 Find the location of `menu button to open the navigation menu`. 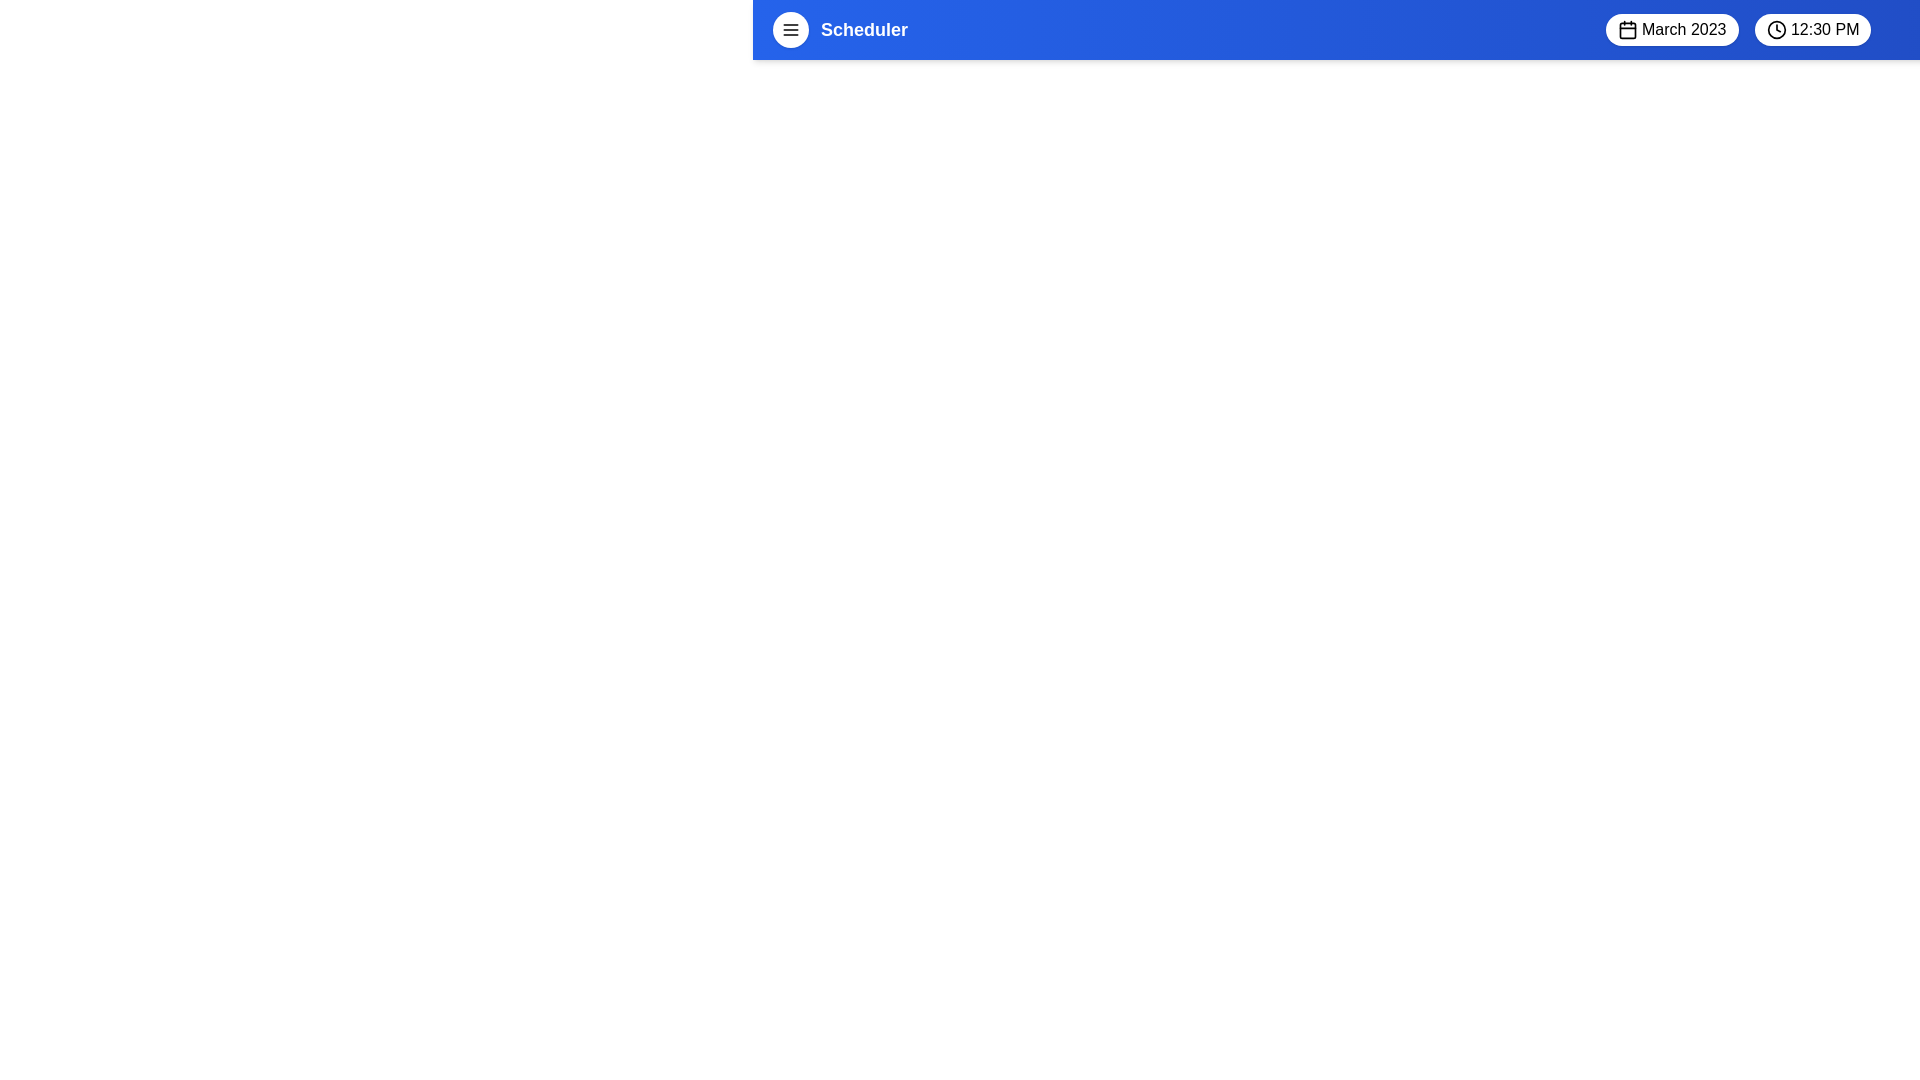

menu button to open the navigation menu is located at coordinates (790, 30).